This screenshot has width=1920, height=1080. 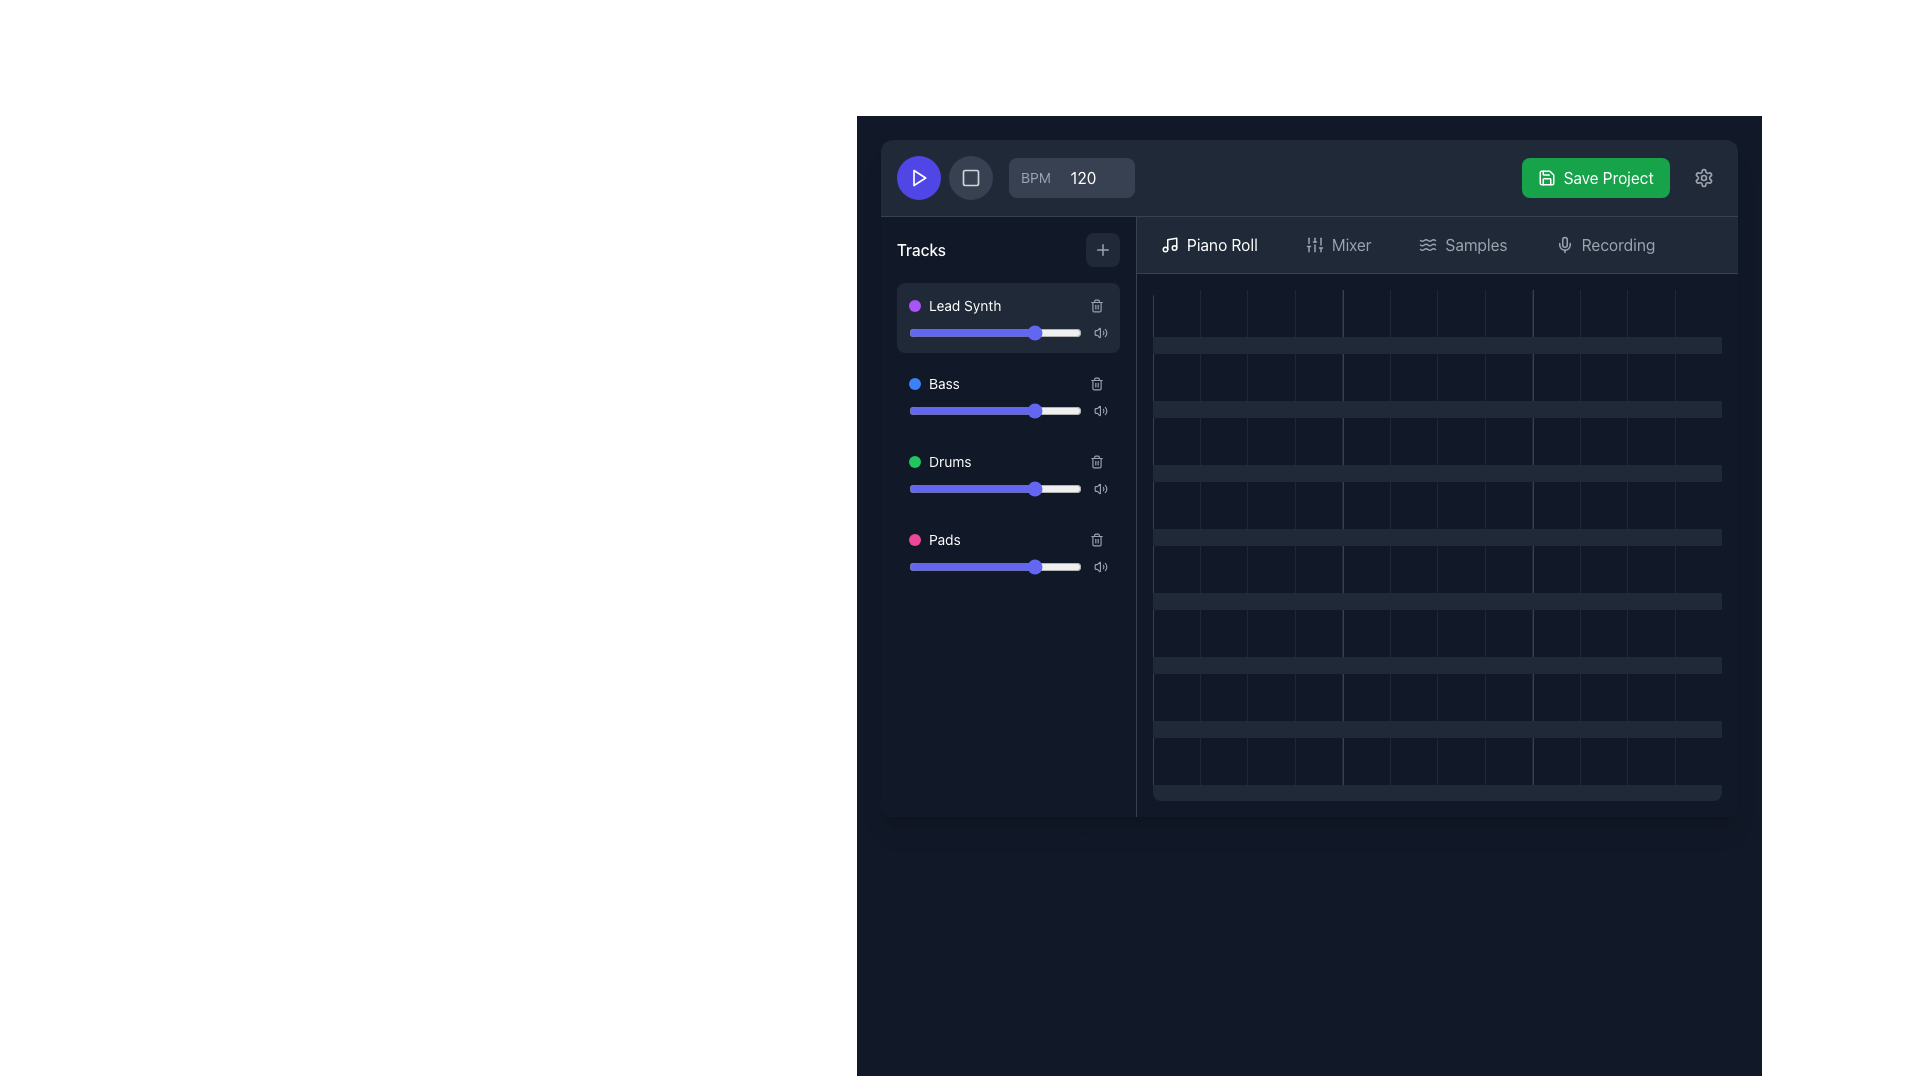 What do you see at coordinates (1222, 569) in the screenshot?
I see `the second grid cell in the fifth row of the 'Piano Roll' tab, which is a square-shaped dark gray box that lightens on hover` at bounding box center [1222, 569].